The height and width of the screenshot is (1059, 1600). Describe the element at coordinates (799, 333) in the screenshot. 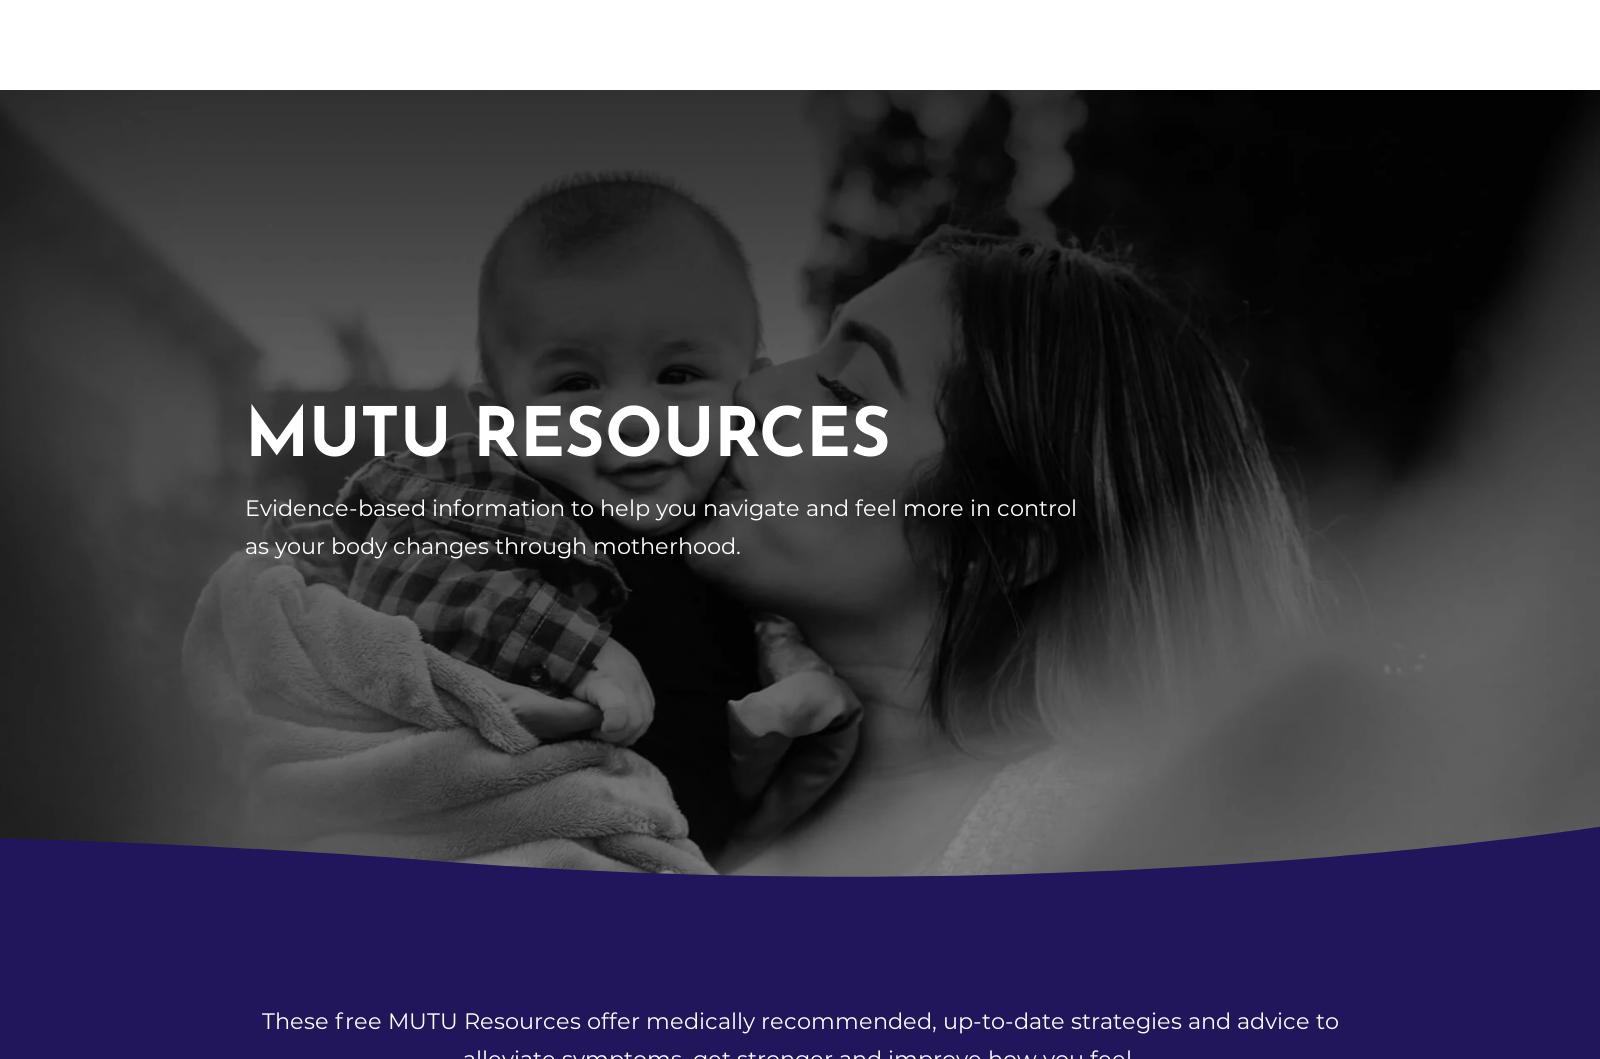

I see `'Dealing with pelvic health issues at work'` at that location.